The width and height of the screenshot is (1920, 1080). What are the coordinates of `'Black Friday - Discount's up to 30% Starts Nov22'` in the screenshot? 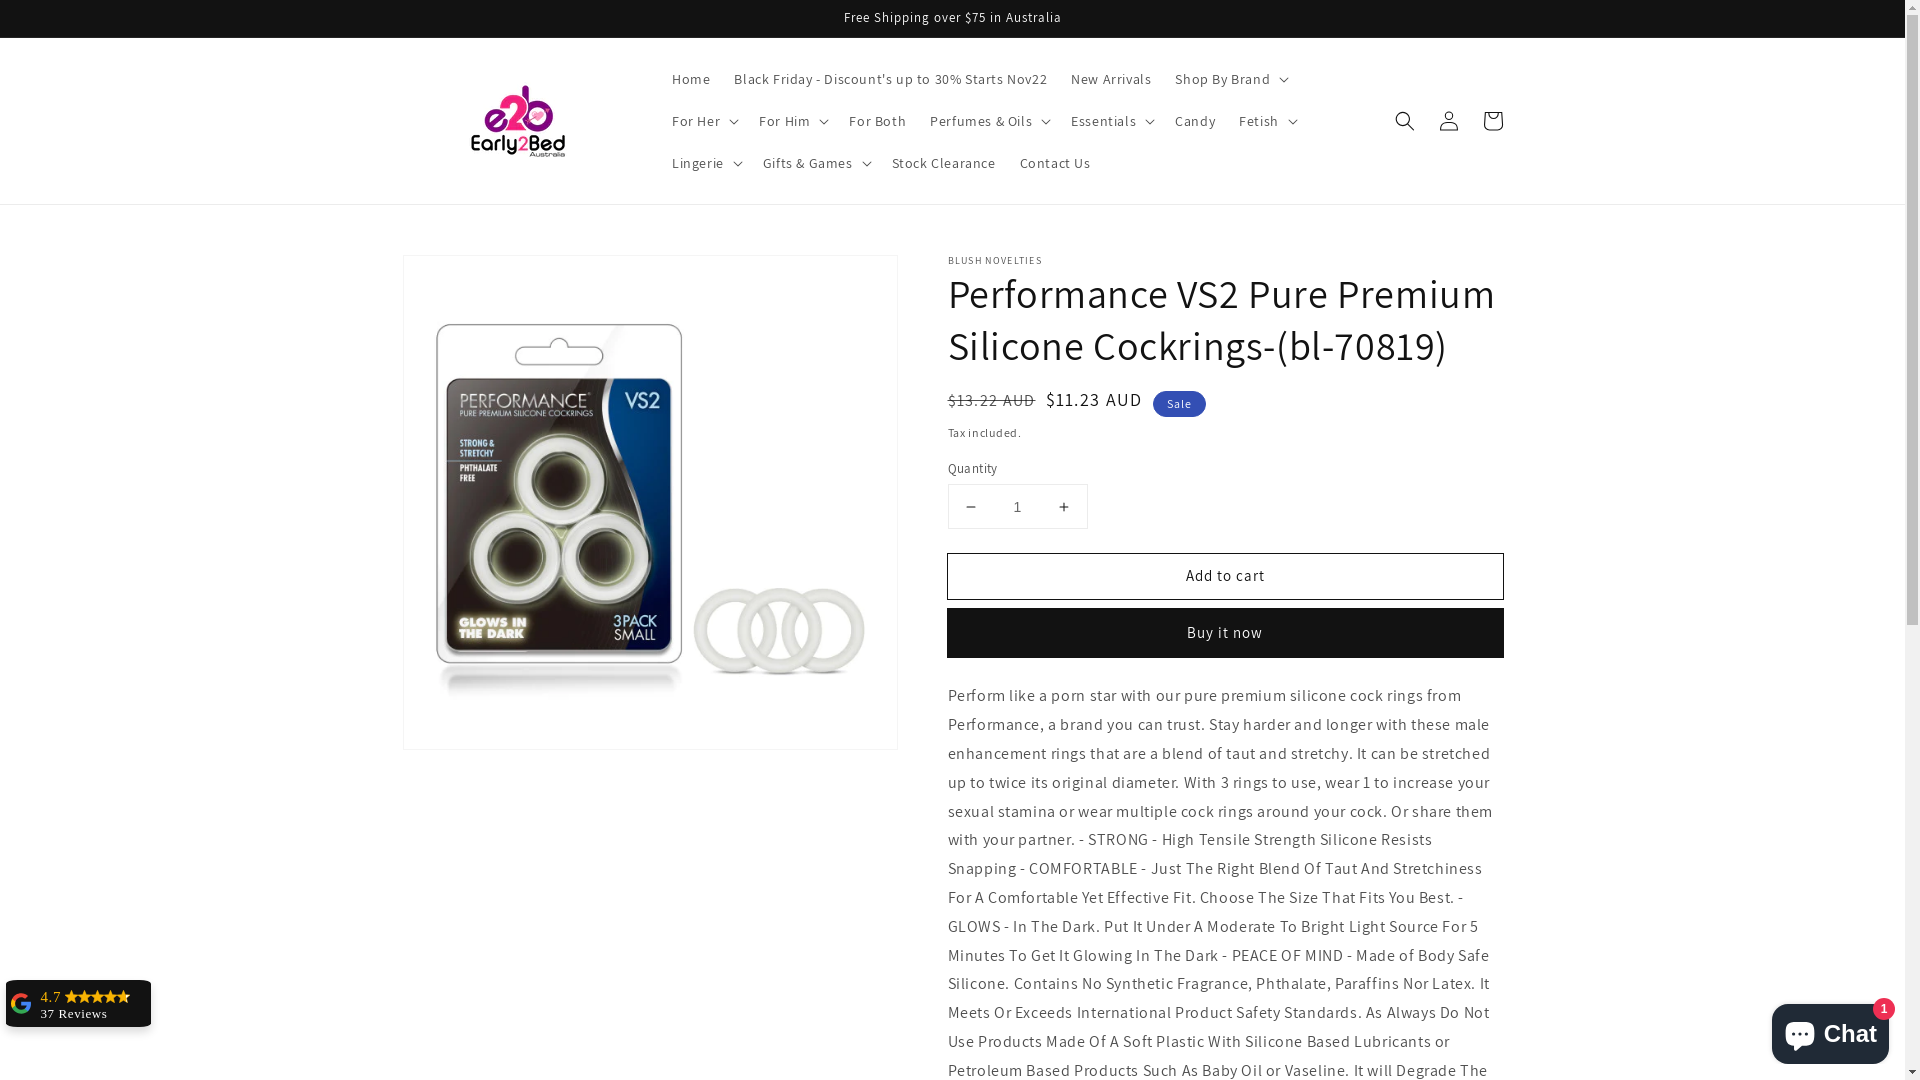 It's located at (889, 77).